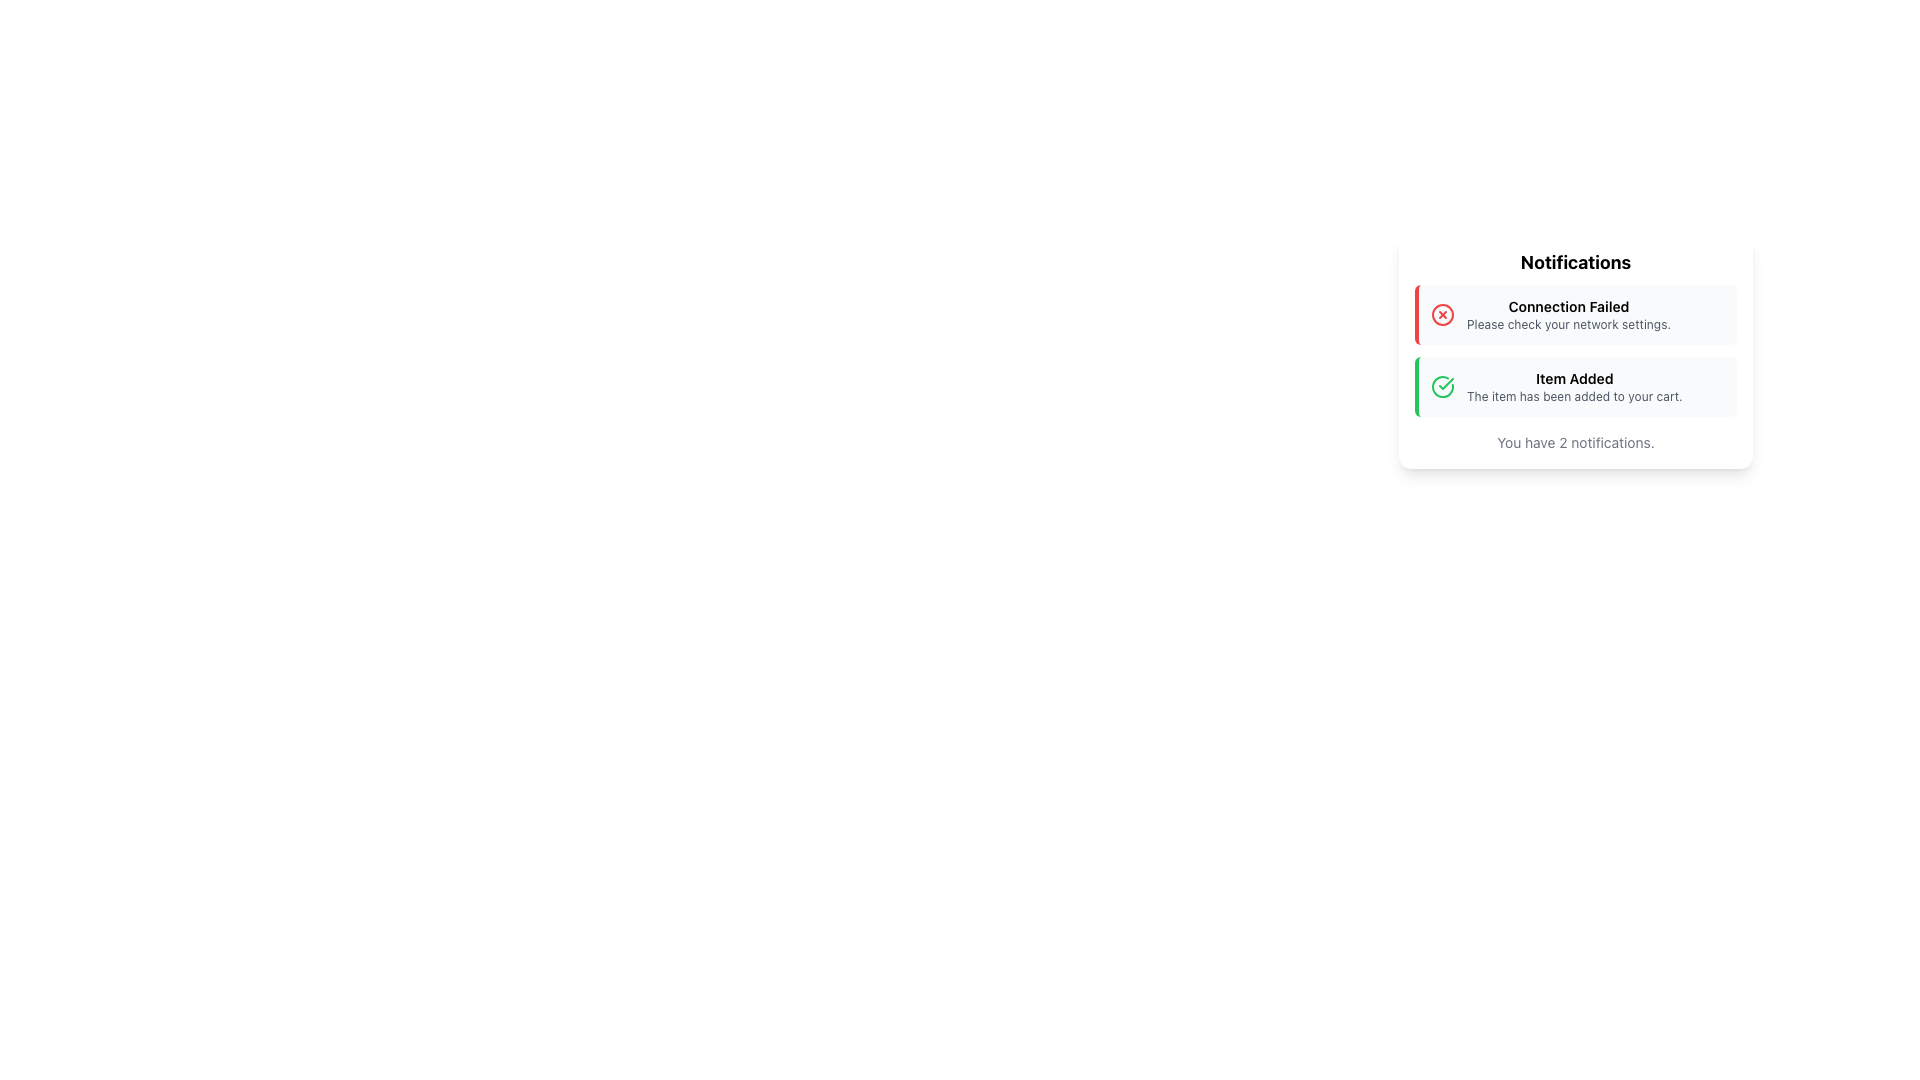  What do you see at coordinates (1577, 386) in the screenshot?
I see `confirmation message displayed in the notification panel confirming that an item has been added to the cart, which is the second notification below the 'Connection Failed' warning` at bounding box center [1577, 386].